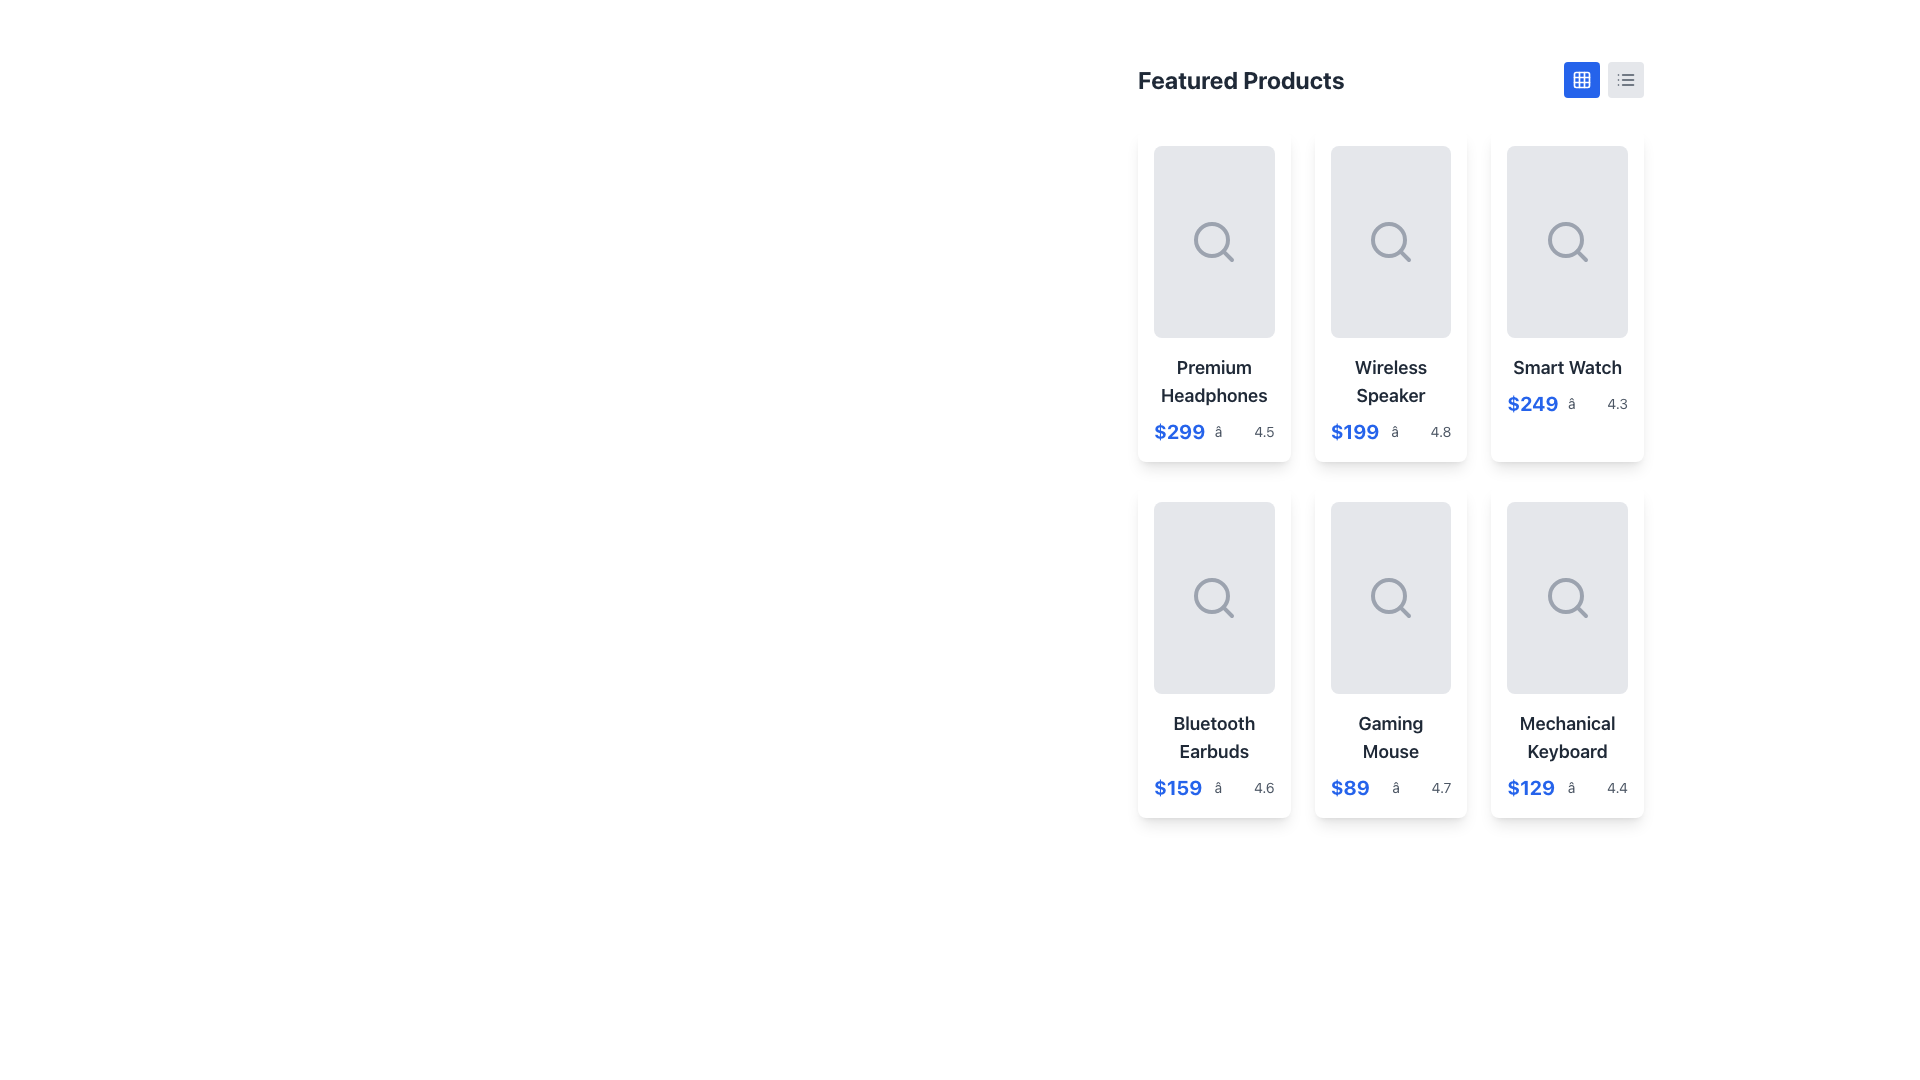 This screenshot has width=1920, height=1080. I want to click on the text label located at the bottom-left of the card component in the bottom right corner of the grid layout, so click(1566, 737).